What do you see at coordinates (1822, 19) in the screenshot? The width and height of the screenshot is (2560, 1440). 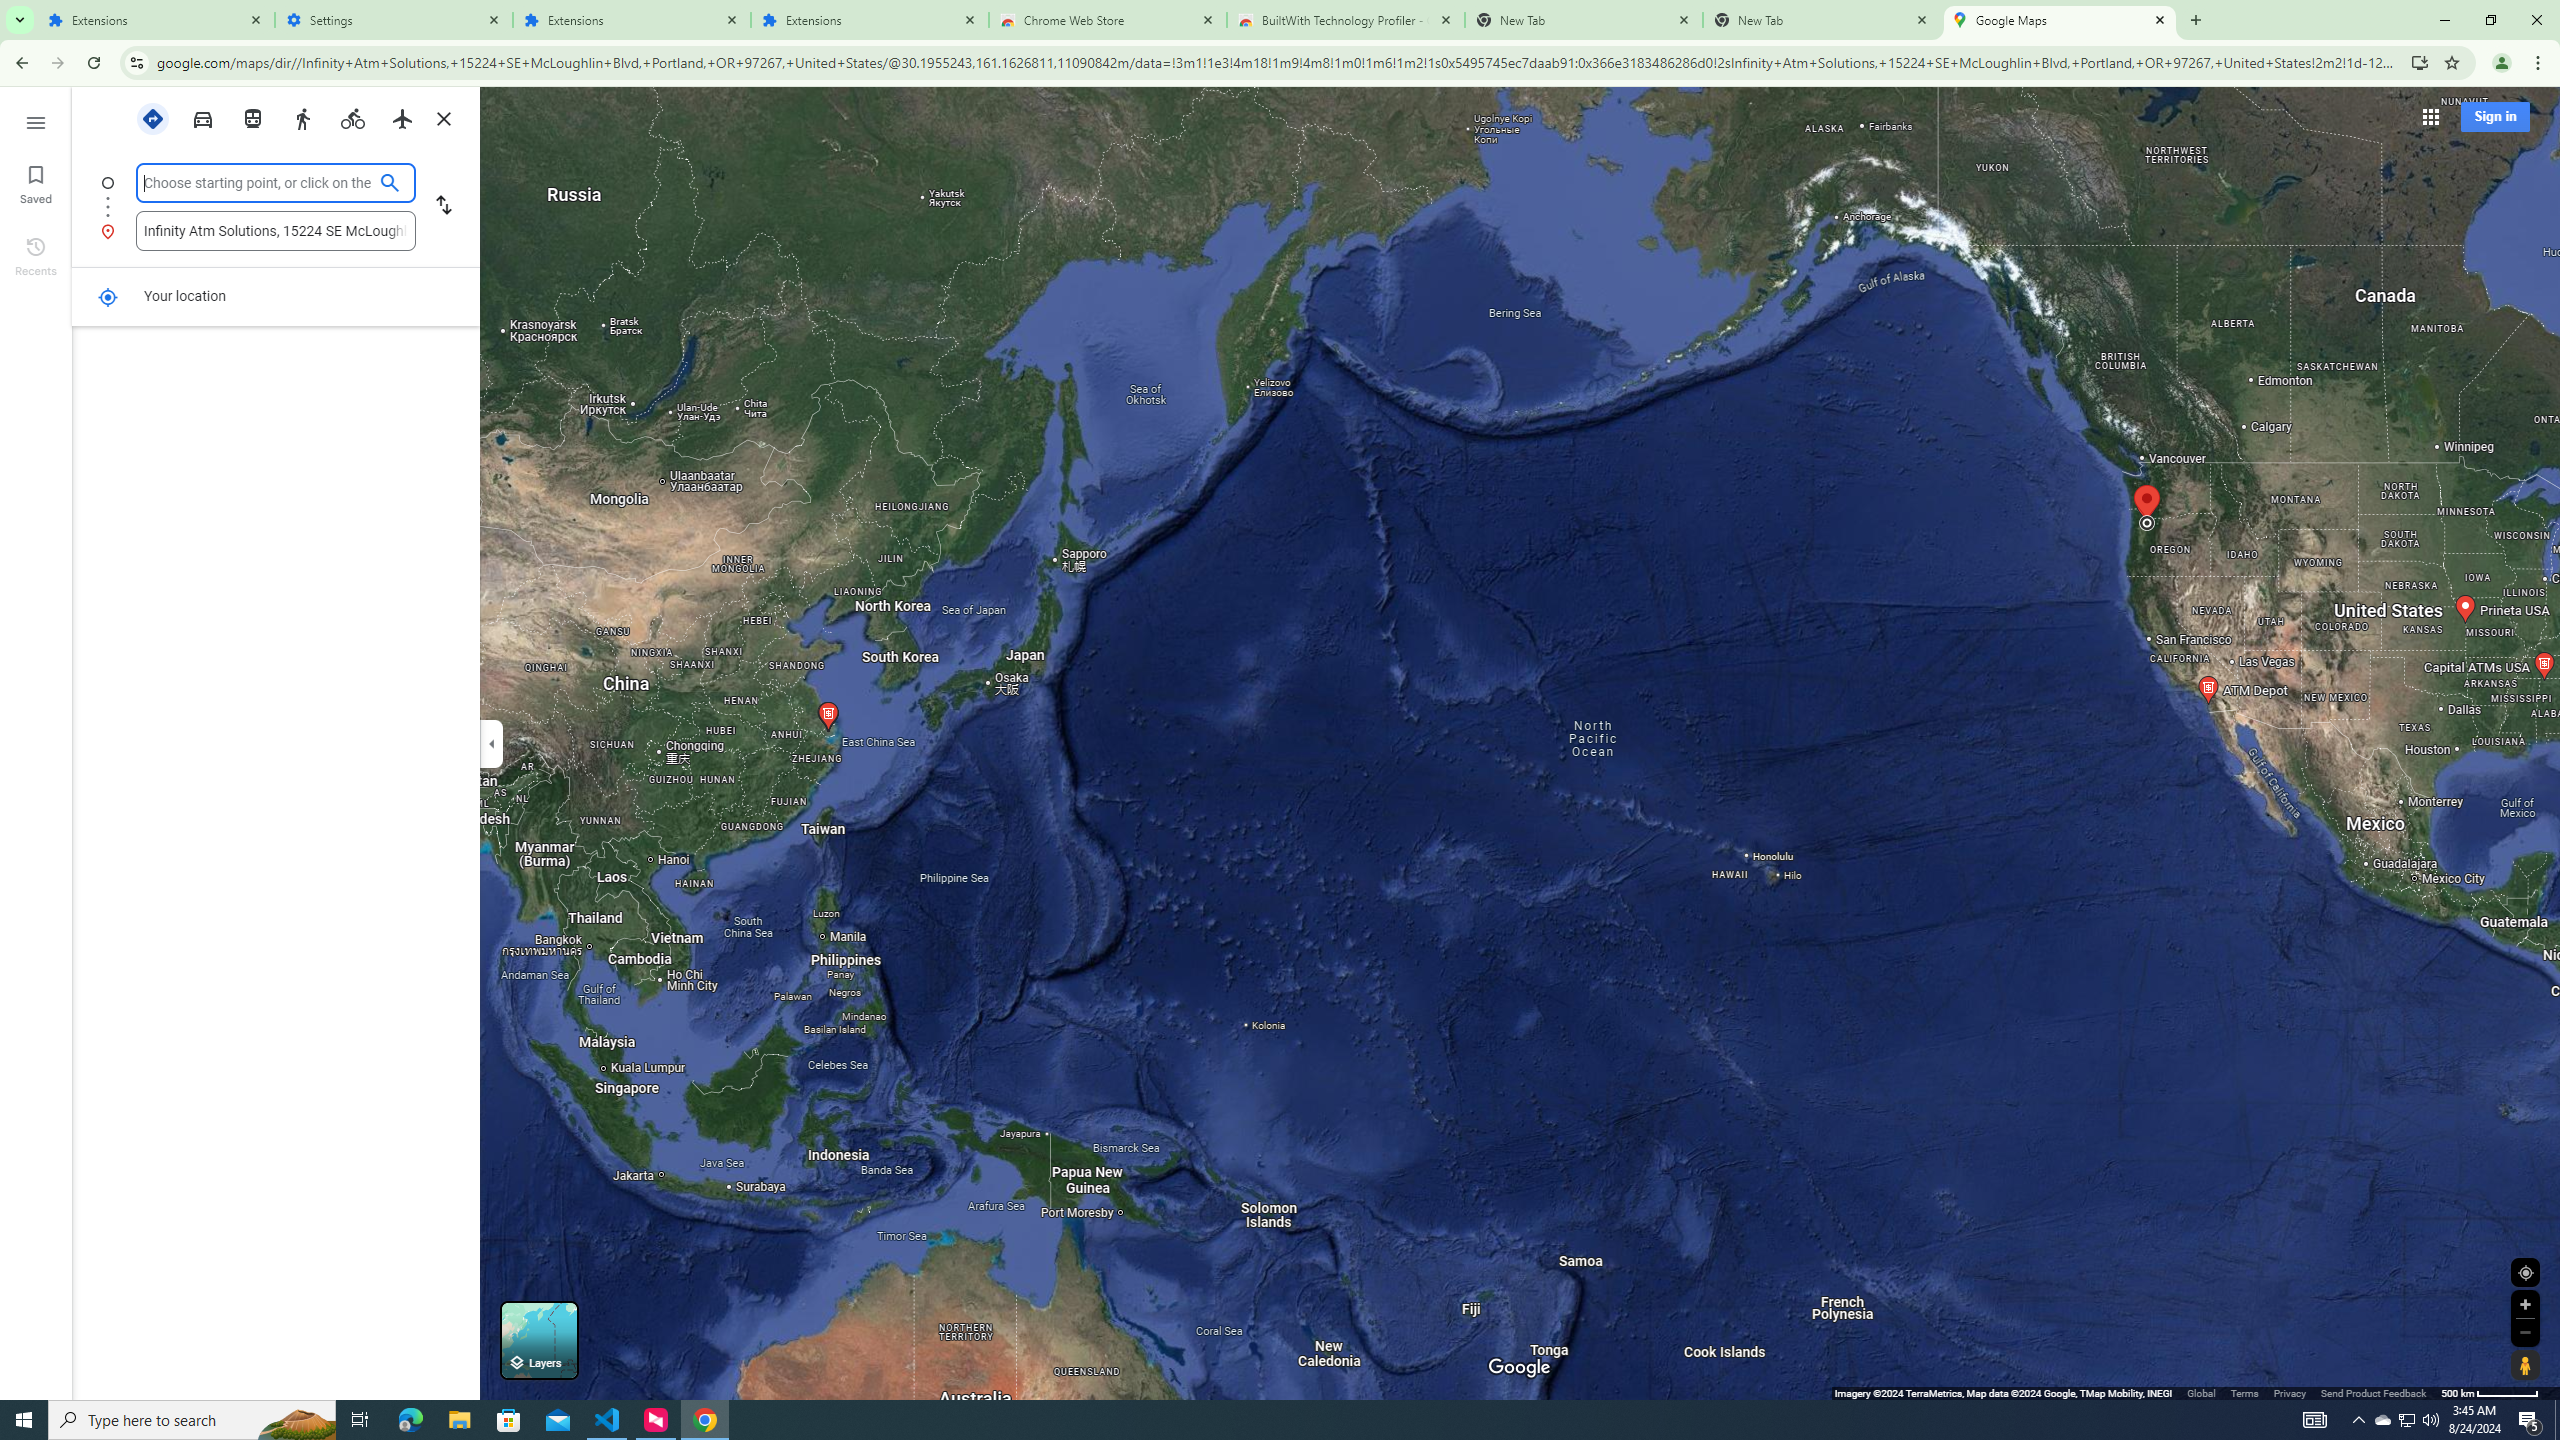 I see `'New Tab'` at bounding box center [1822, 19].